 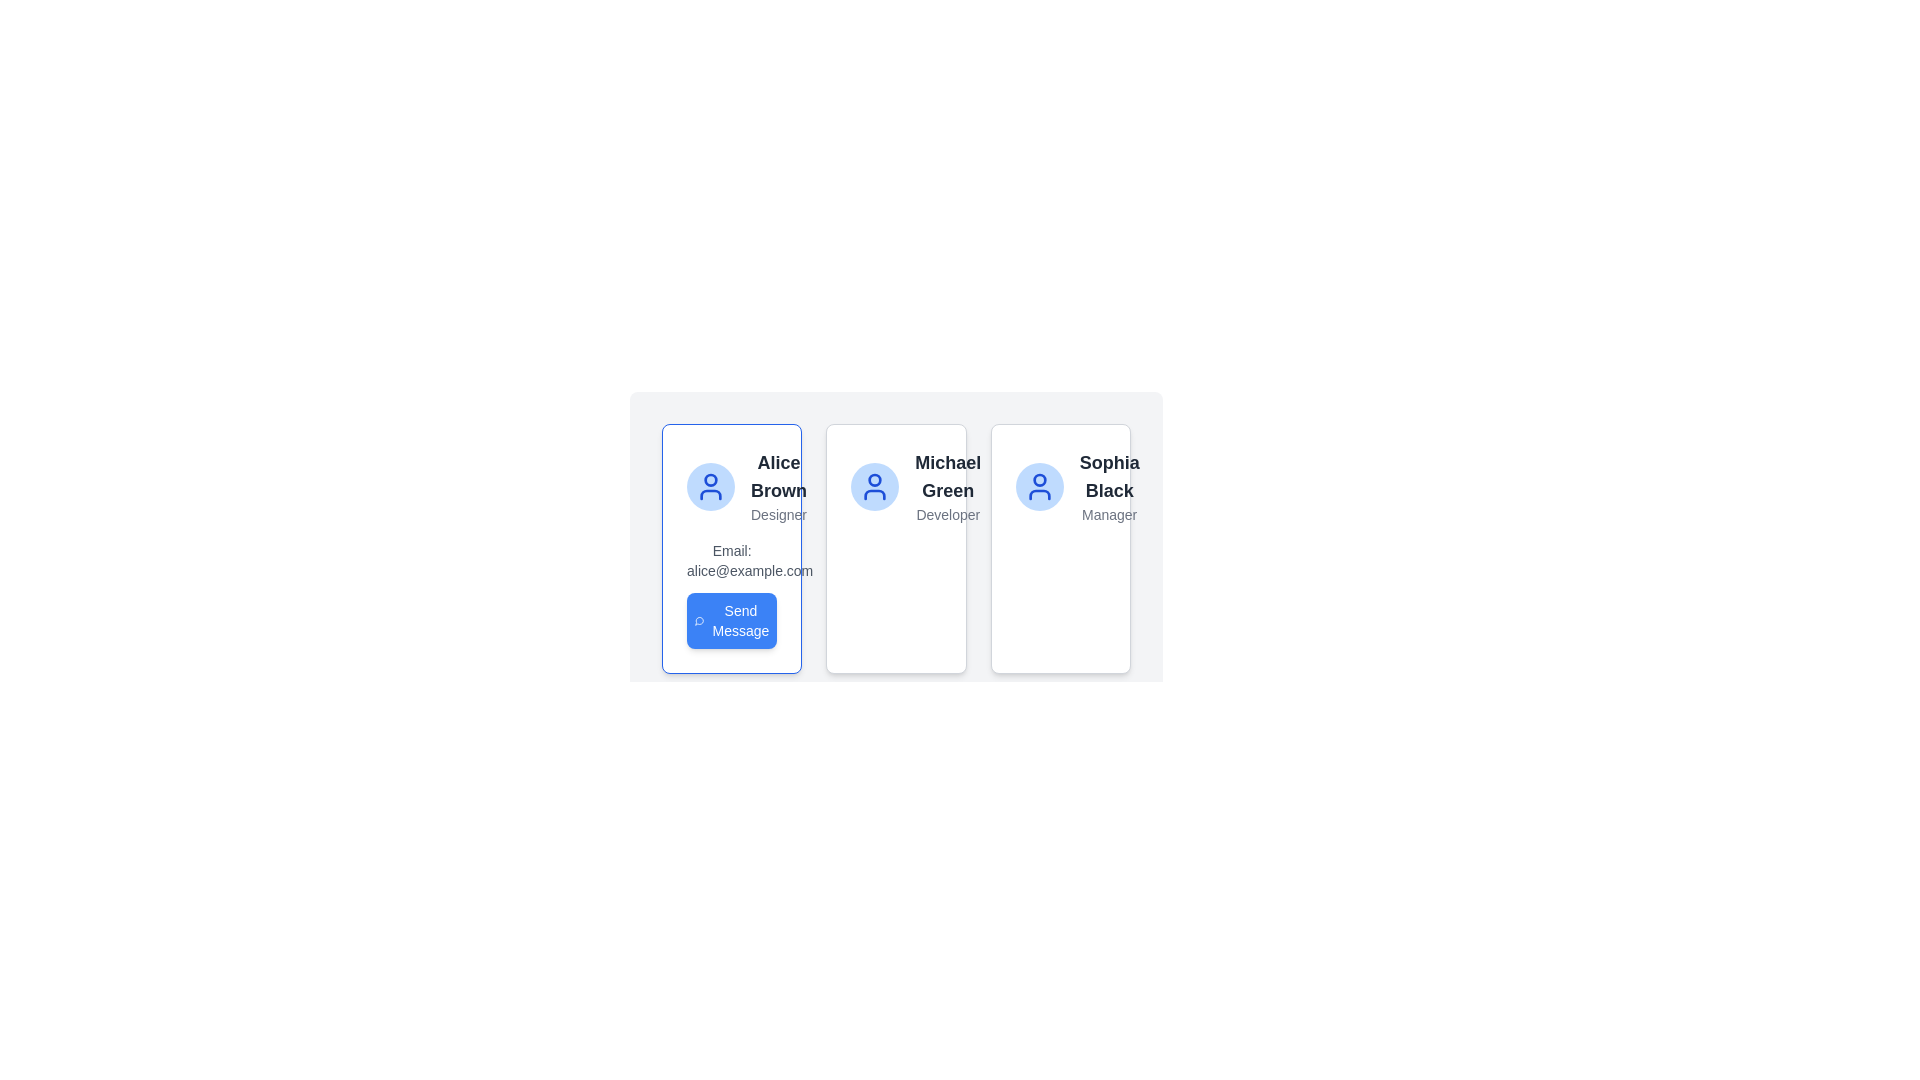 What do you see at coordinates (1108, 477) in the screenshot?
I see `the text element displaying 'Sophia Black' in bold, dark gray font` at bounding box center [1108, 477].